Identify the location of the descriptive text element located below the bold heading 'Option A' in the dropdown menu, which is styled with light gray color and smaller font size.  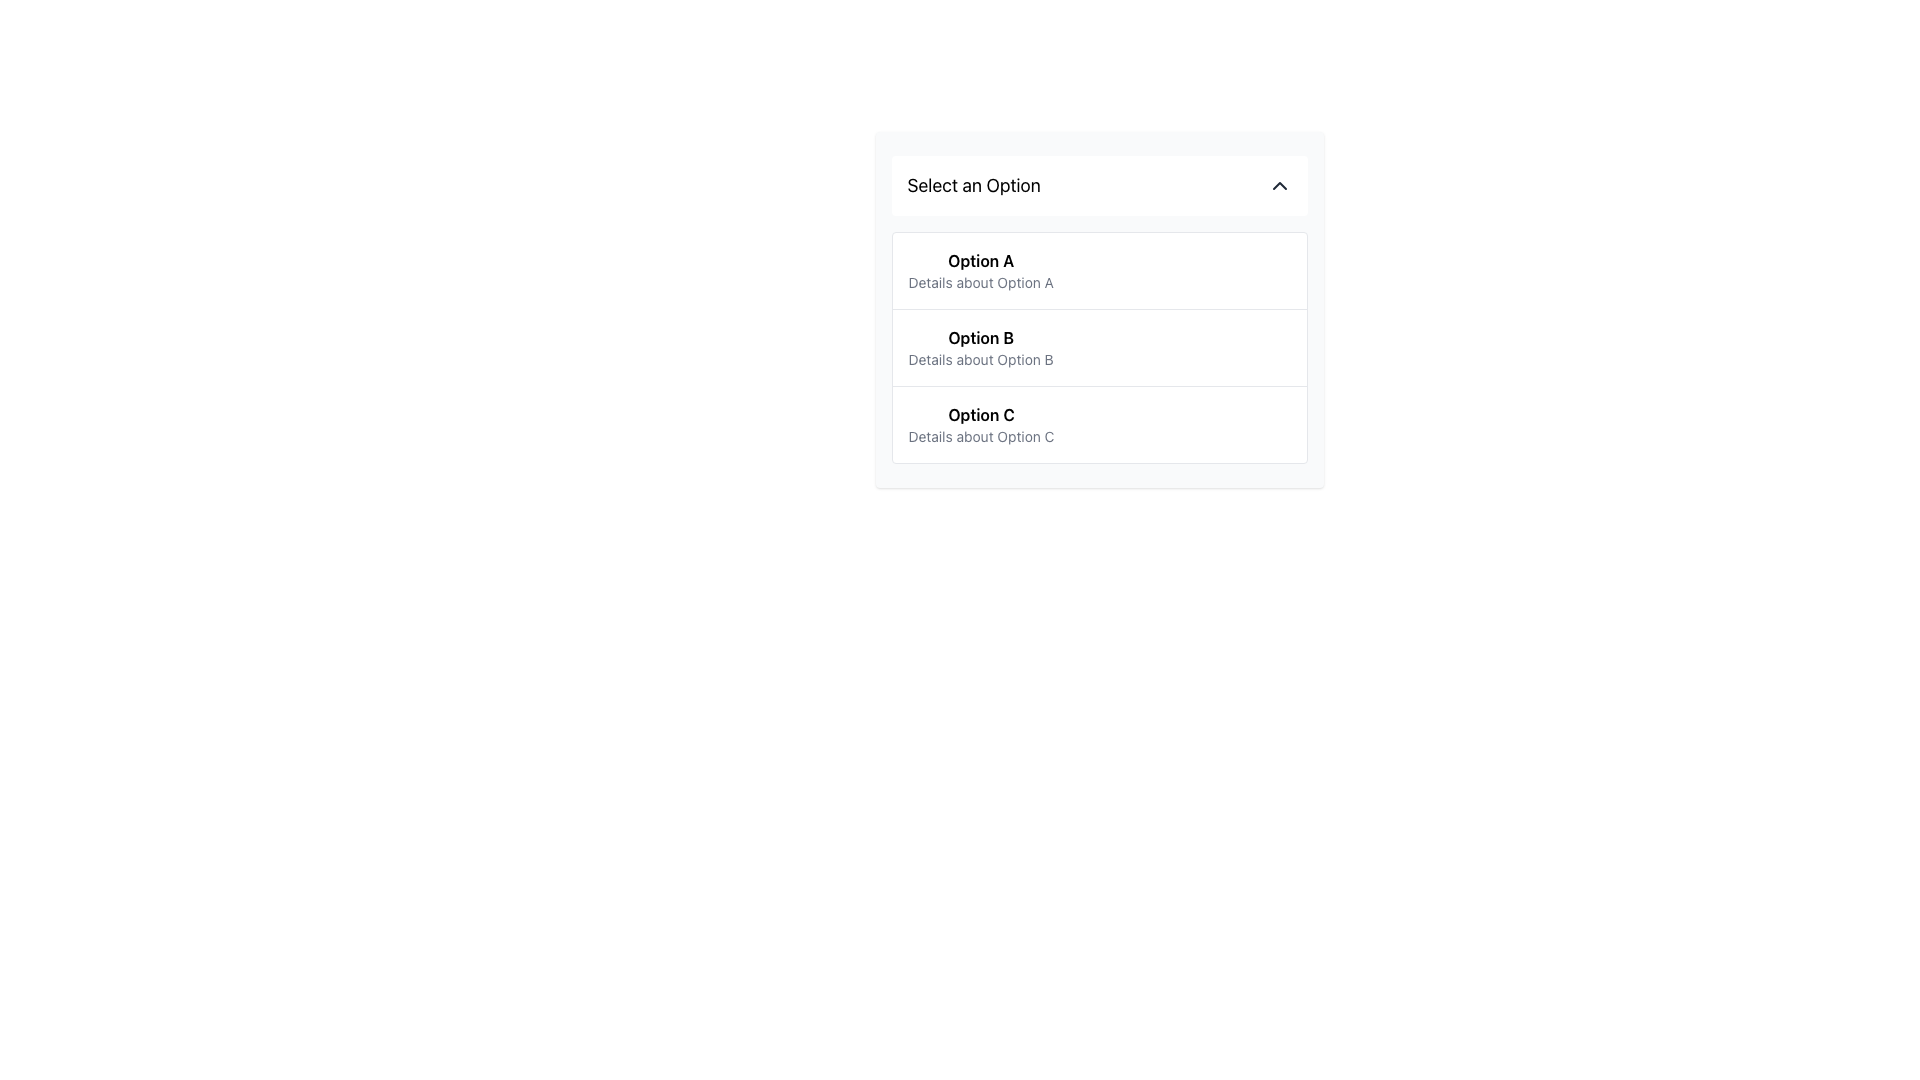
(981, 282).